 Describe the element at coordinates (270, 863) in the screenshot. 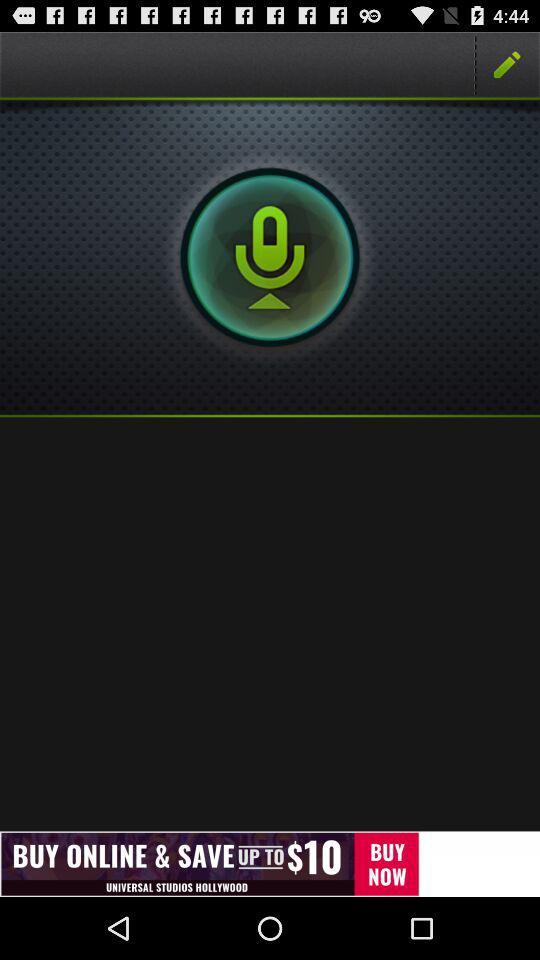

I see `open advertisement` at that location.